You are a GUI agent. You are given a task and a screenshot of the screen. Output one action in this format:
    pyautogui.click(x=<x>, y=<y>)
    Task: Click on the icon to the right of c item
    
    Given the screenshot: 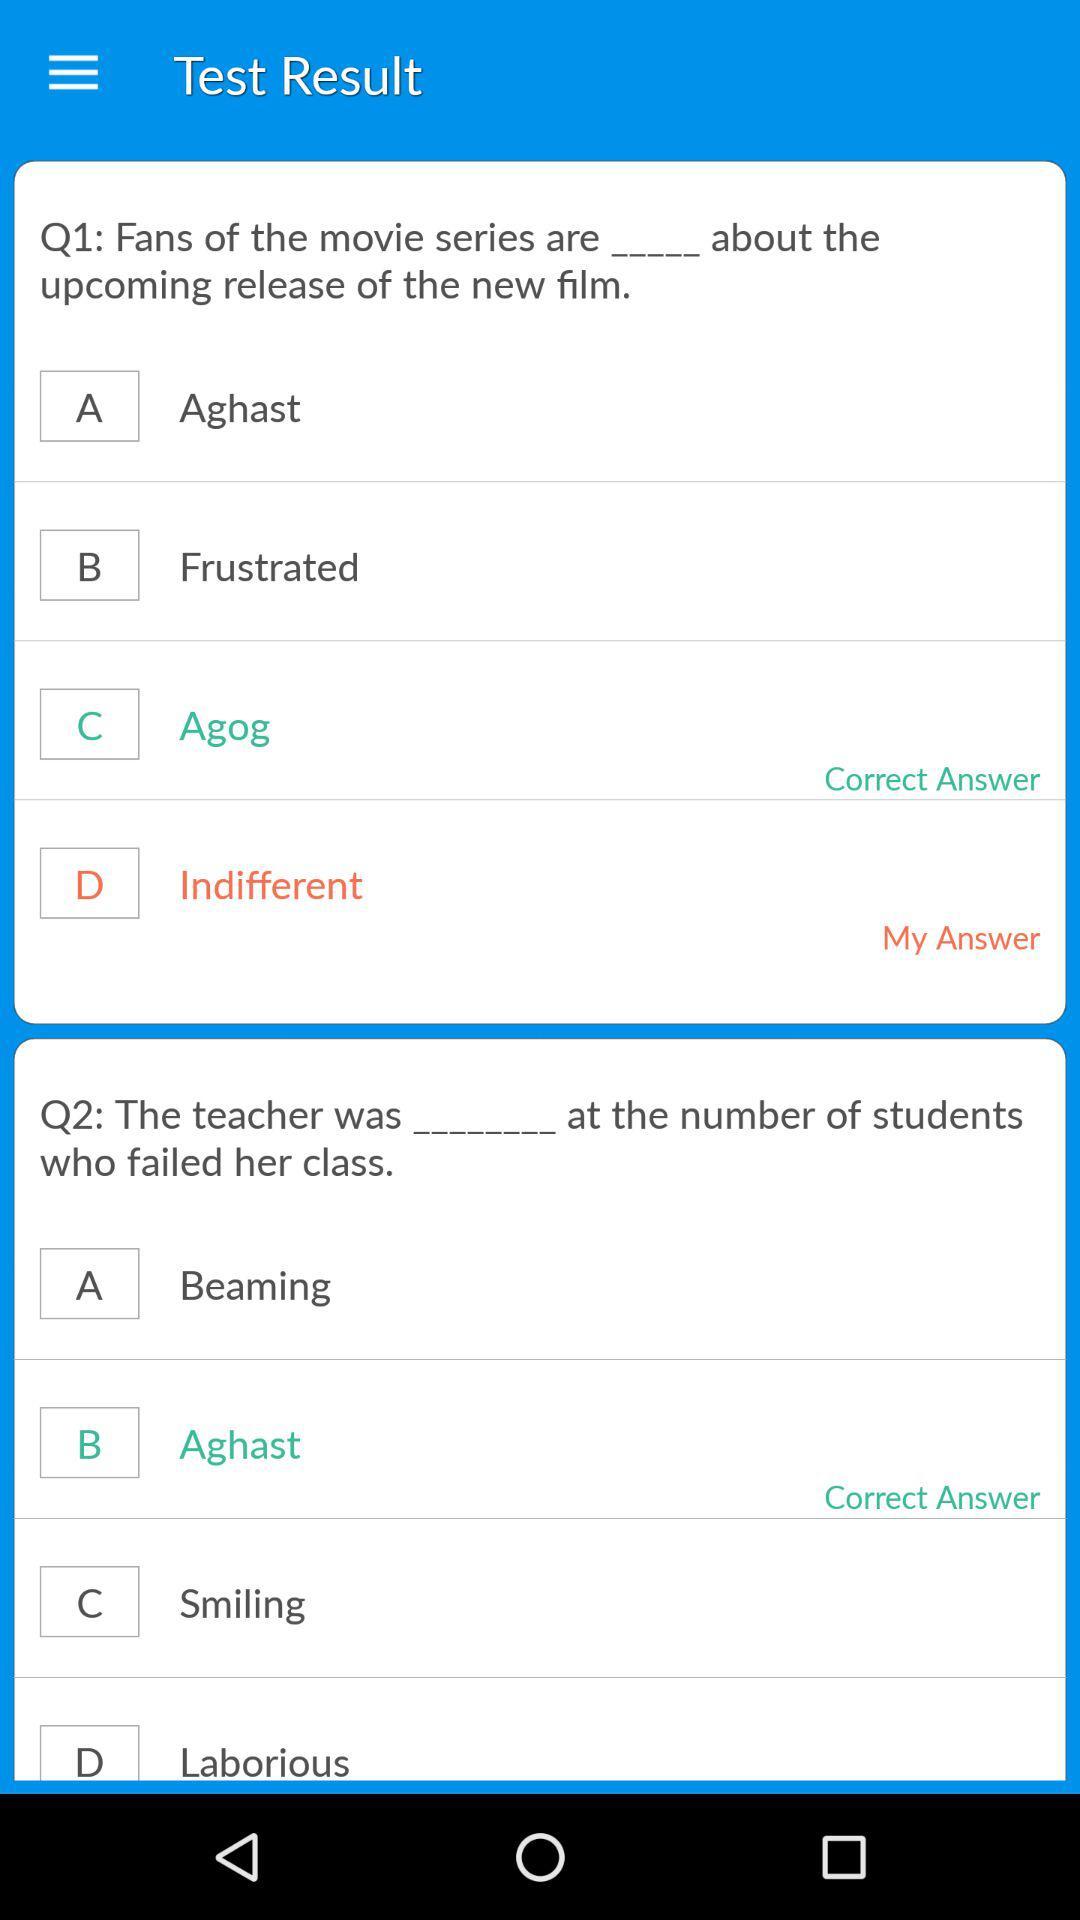 What is the action you would take?
    pyautogui.click(x=413, y=1601)
    